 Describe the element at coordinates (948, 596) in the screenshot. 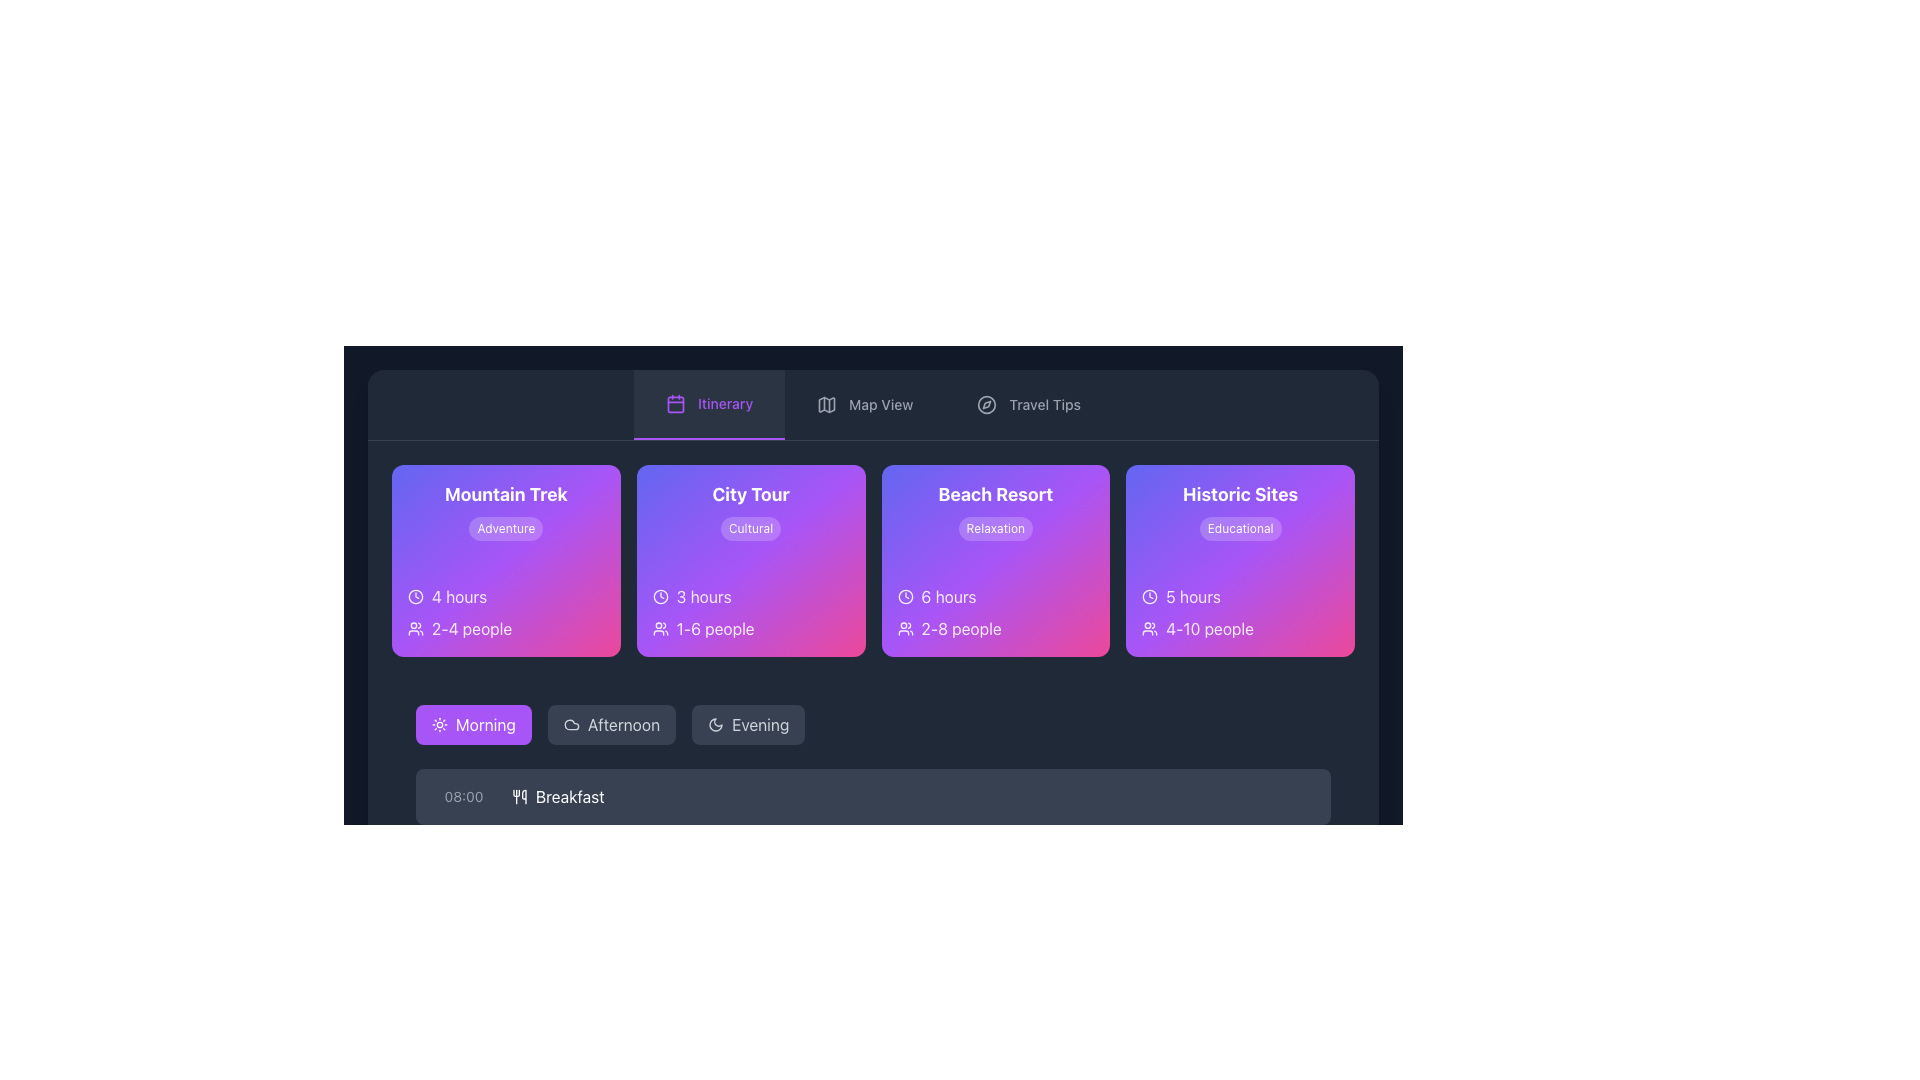

I see `text label that provides information about the duration of the activity or event described in the 'Beach Resort' card, located within the 'Itinerary' tab between 'City Tour' and 'Historic Sites'` at that location.